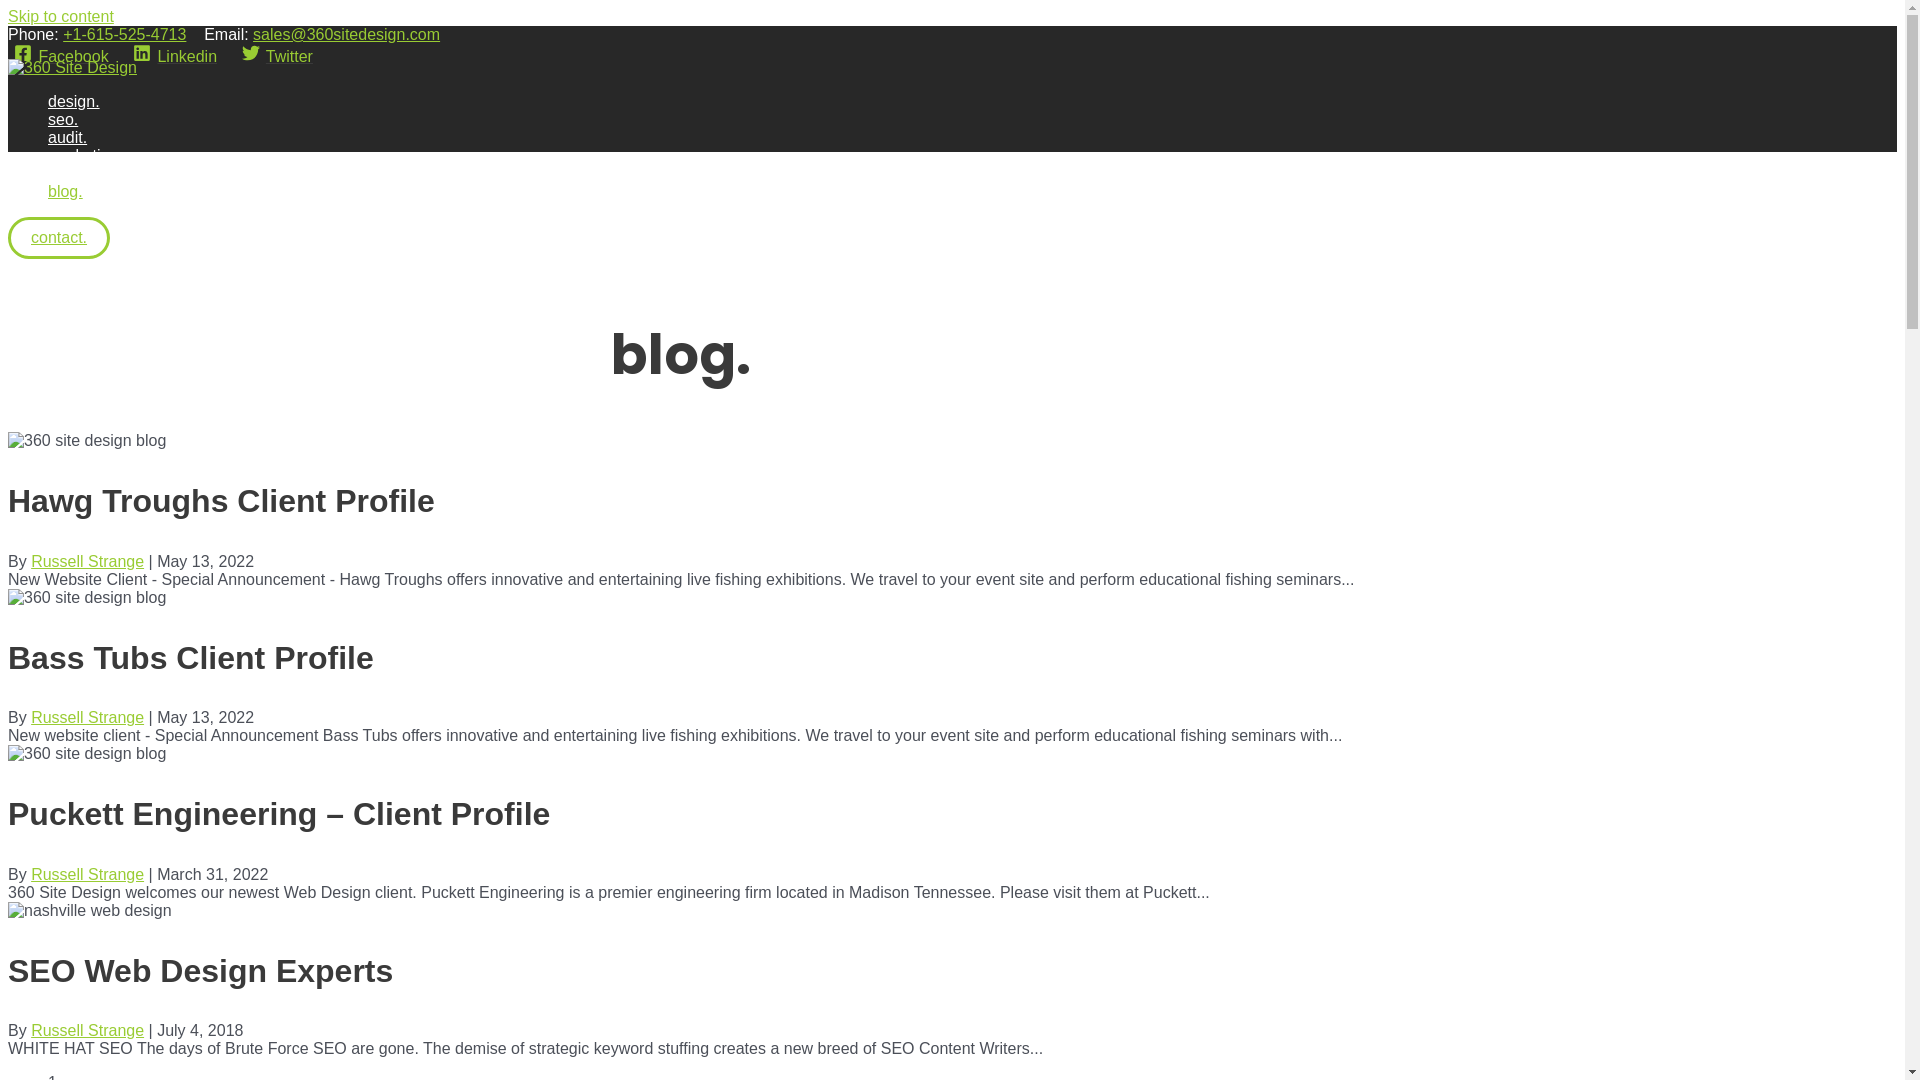  I want to click on 'contact.', so click(58, 237).